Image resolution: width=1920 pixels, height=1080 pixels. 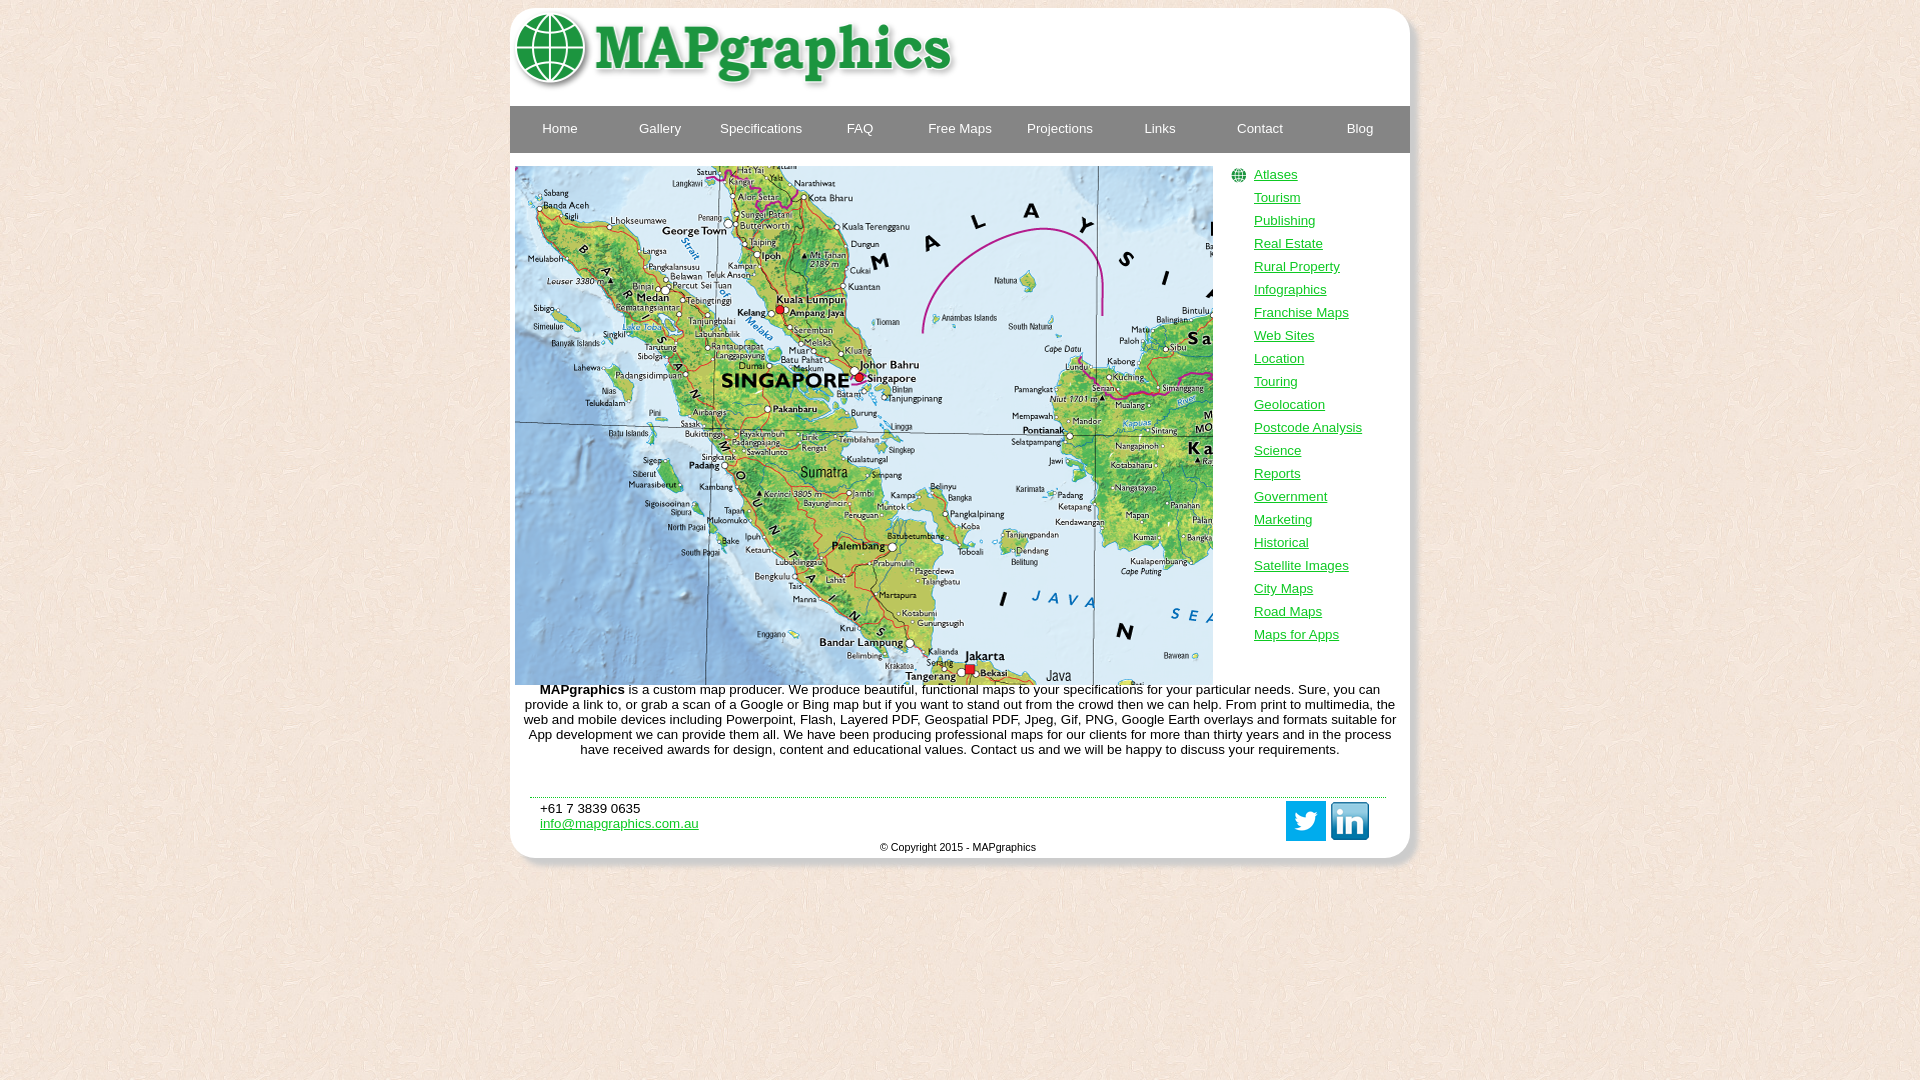 What do you see at coordinates (1359, 129) in the screenshot?
I see `'Blog'` at bounding box center [1359, 129].